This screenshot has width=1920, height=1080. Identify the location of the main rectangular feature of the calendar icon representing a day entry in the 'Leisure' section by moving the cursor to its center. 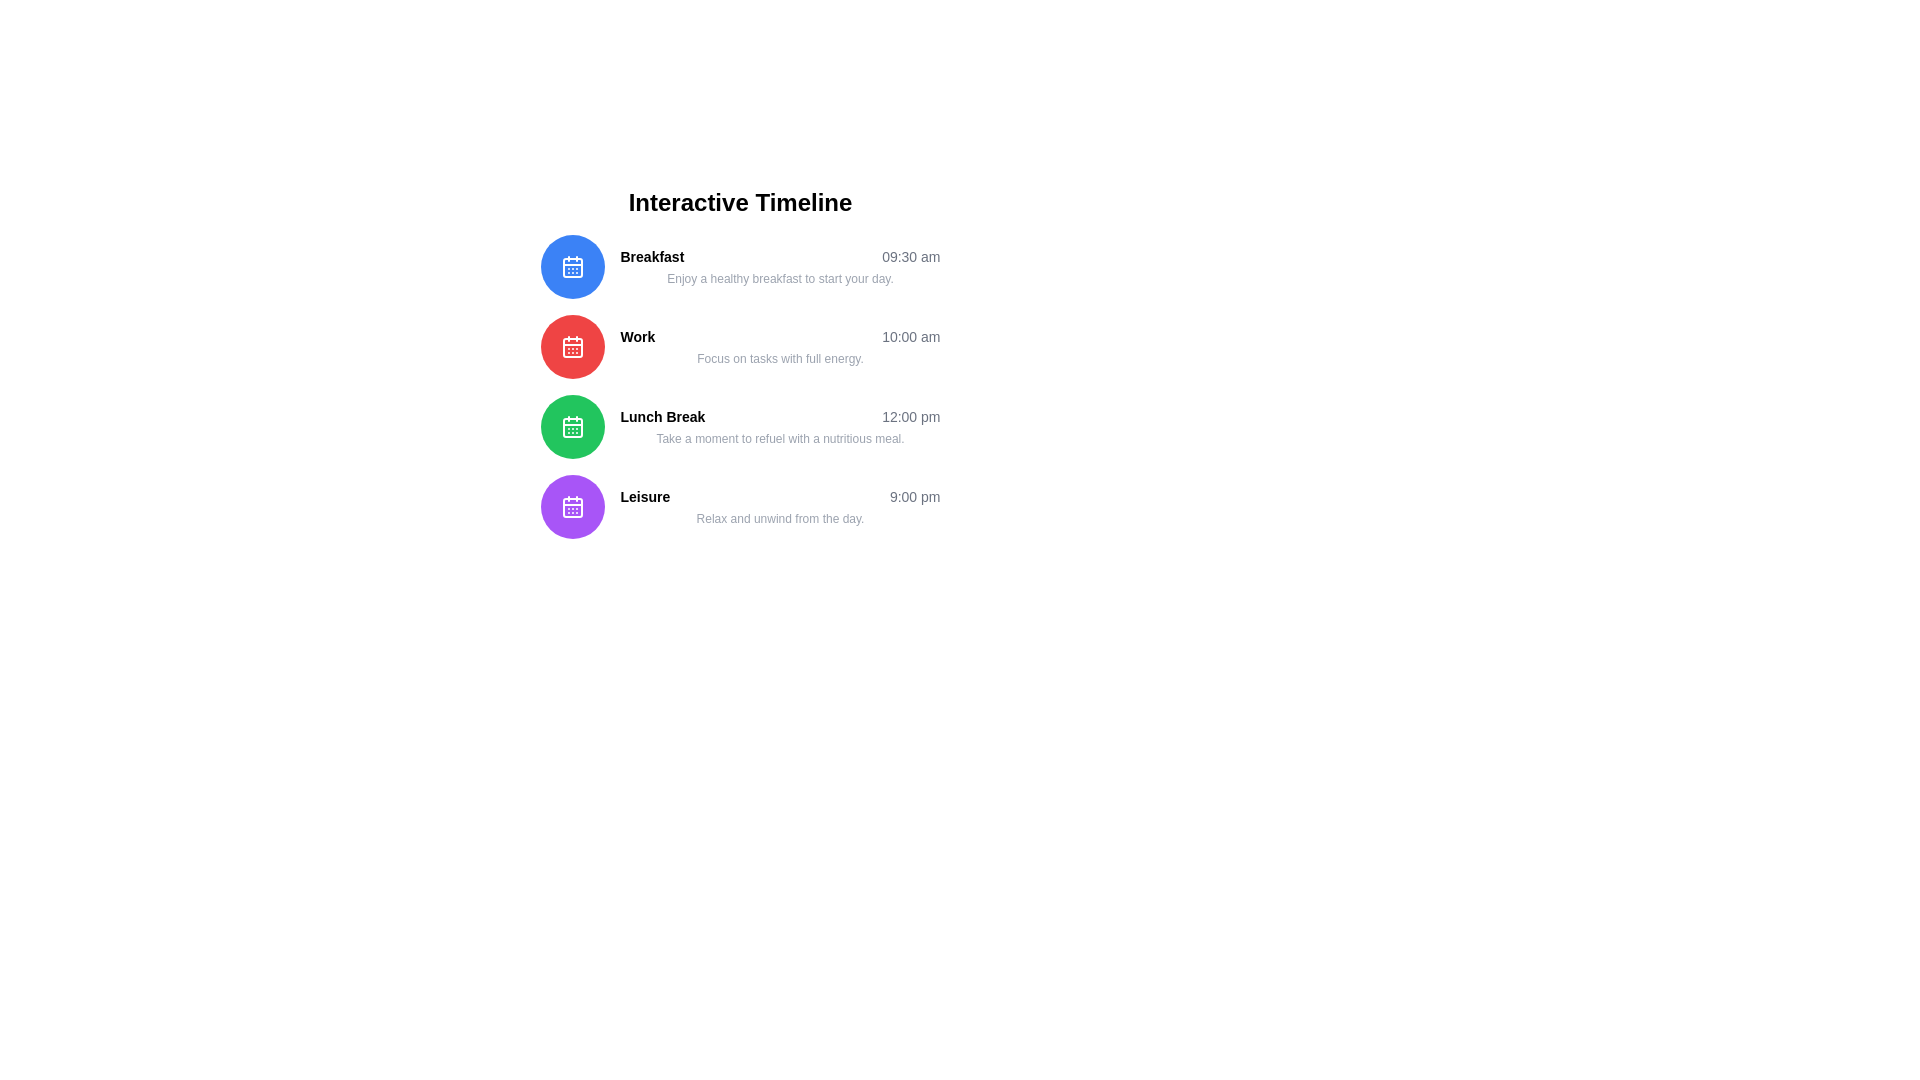
(571, 507).